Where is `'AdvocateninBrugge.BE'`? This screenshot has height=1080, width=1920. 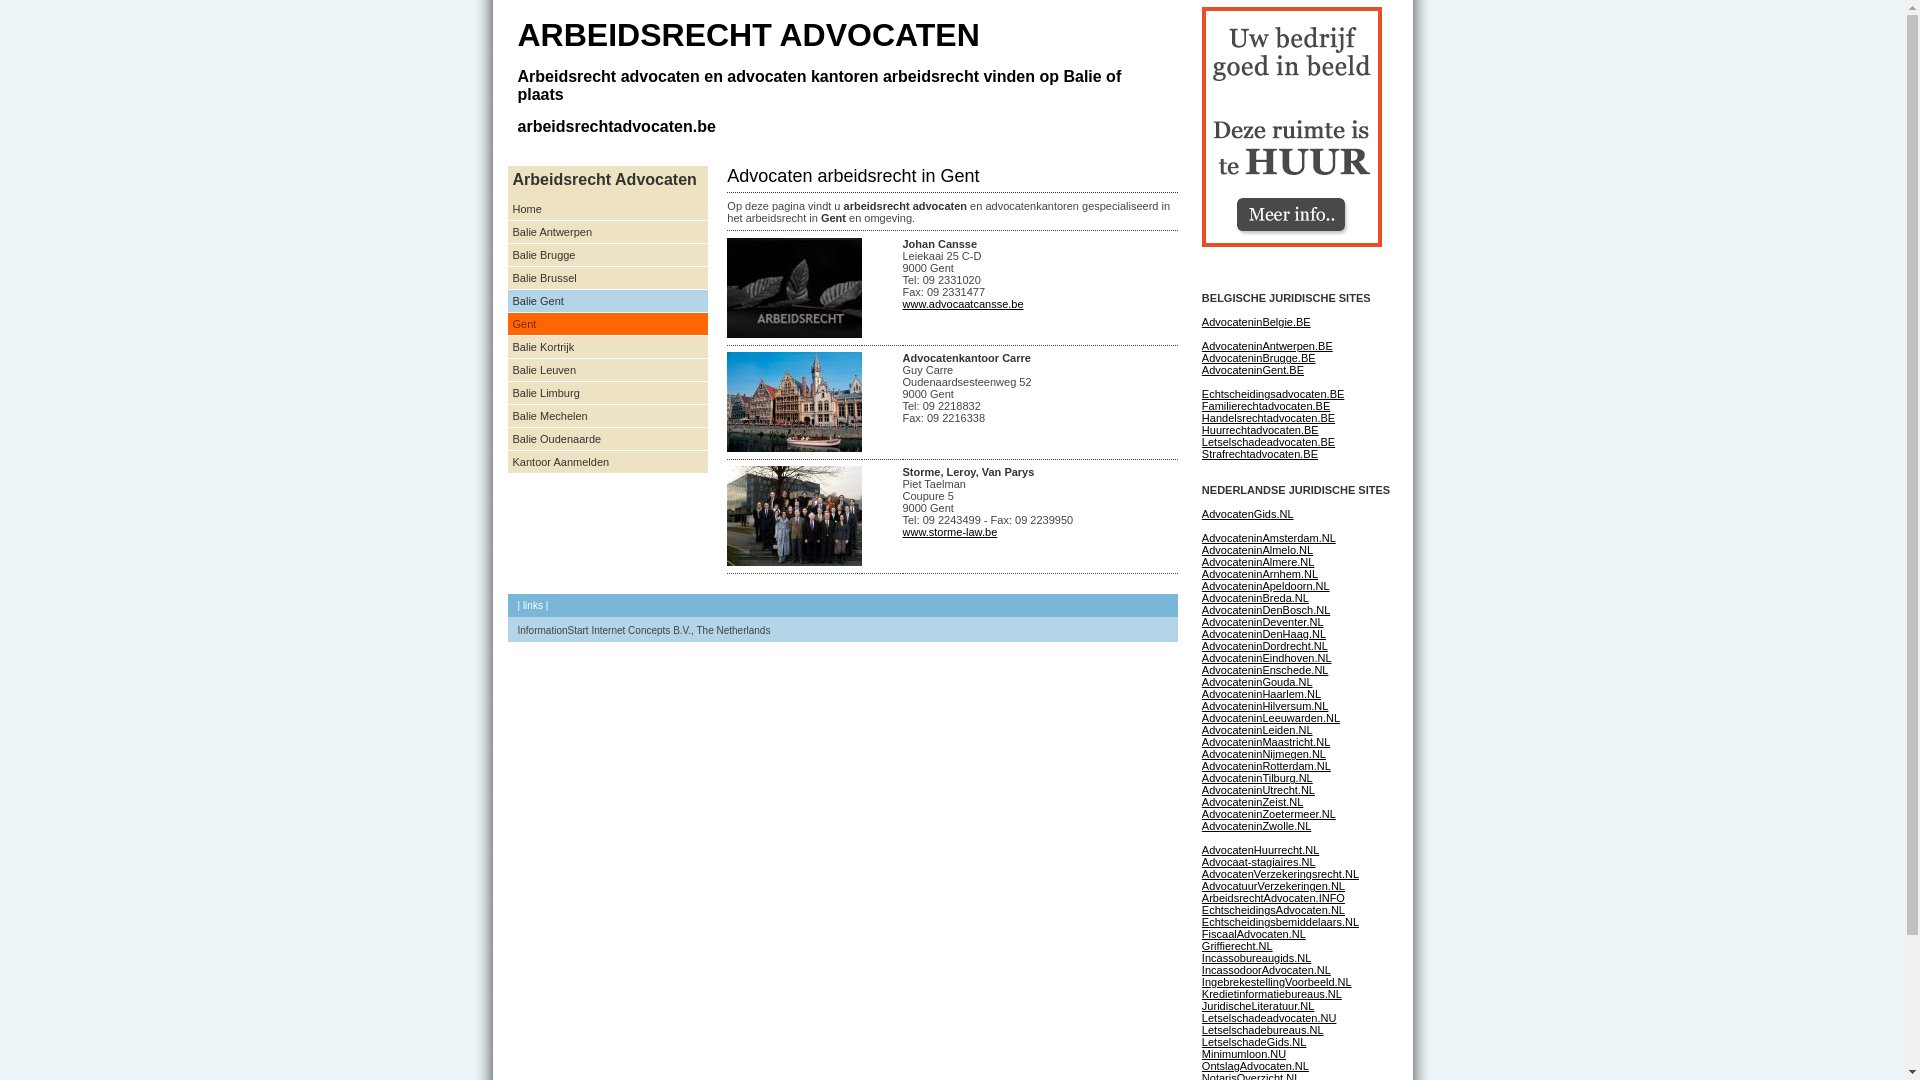 'AdvocateninBrugge.BE' is located at coordinates (1257, 357).